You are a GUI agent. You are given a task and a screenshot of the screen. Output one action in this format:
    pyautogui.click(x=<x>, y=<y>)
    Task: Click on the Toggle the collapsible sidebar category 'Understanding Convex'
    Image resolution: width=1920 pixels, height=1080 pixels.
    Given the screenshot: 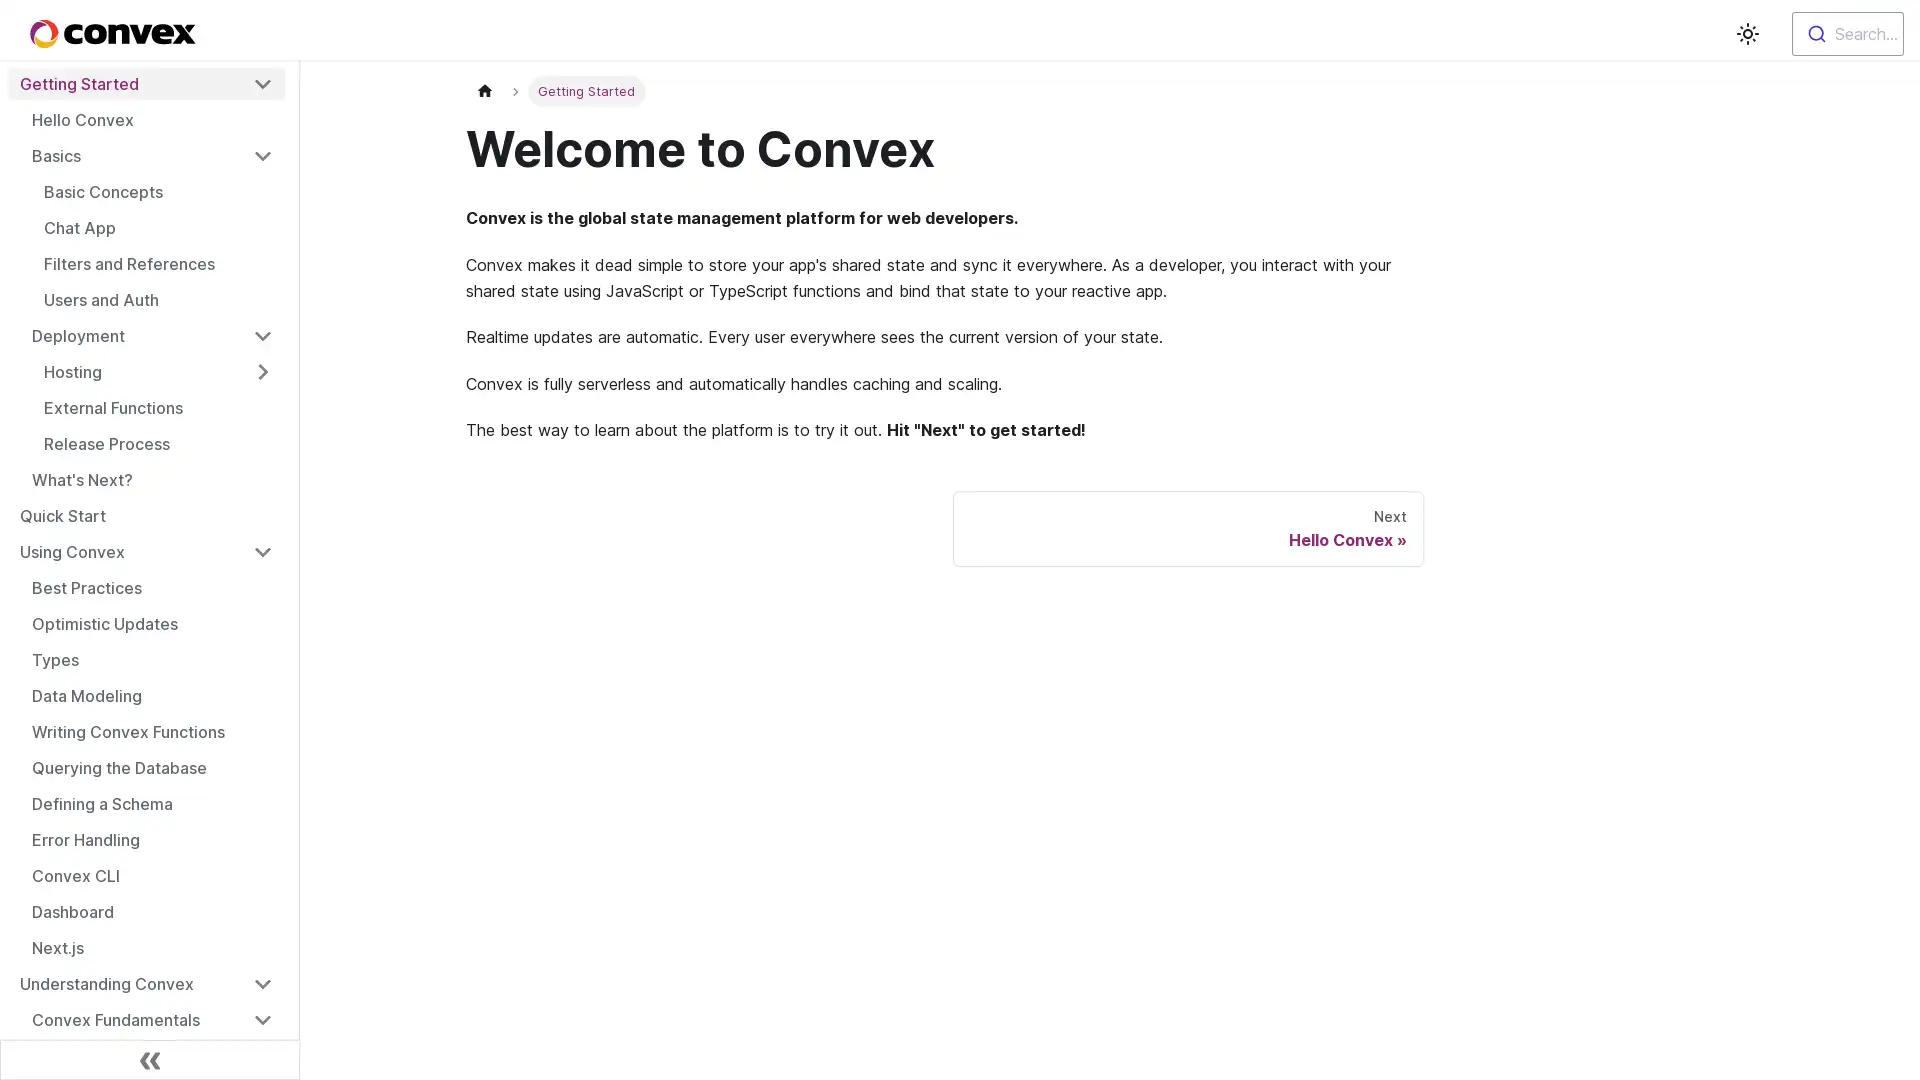 What is the action you would take?
    pyautogui.click(x=262, y=982)
    